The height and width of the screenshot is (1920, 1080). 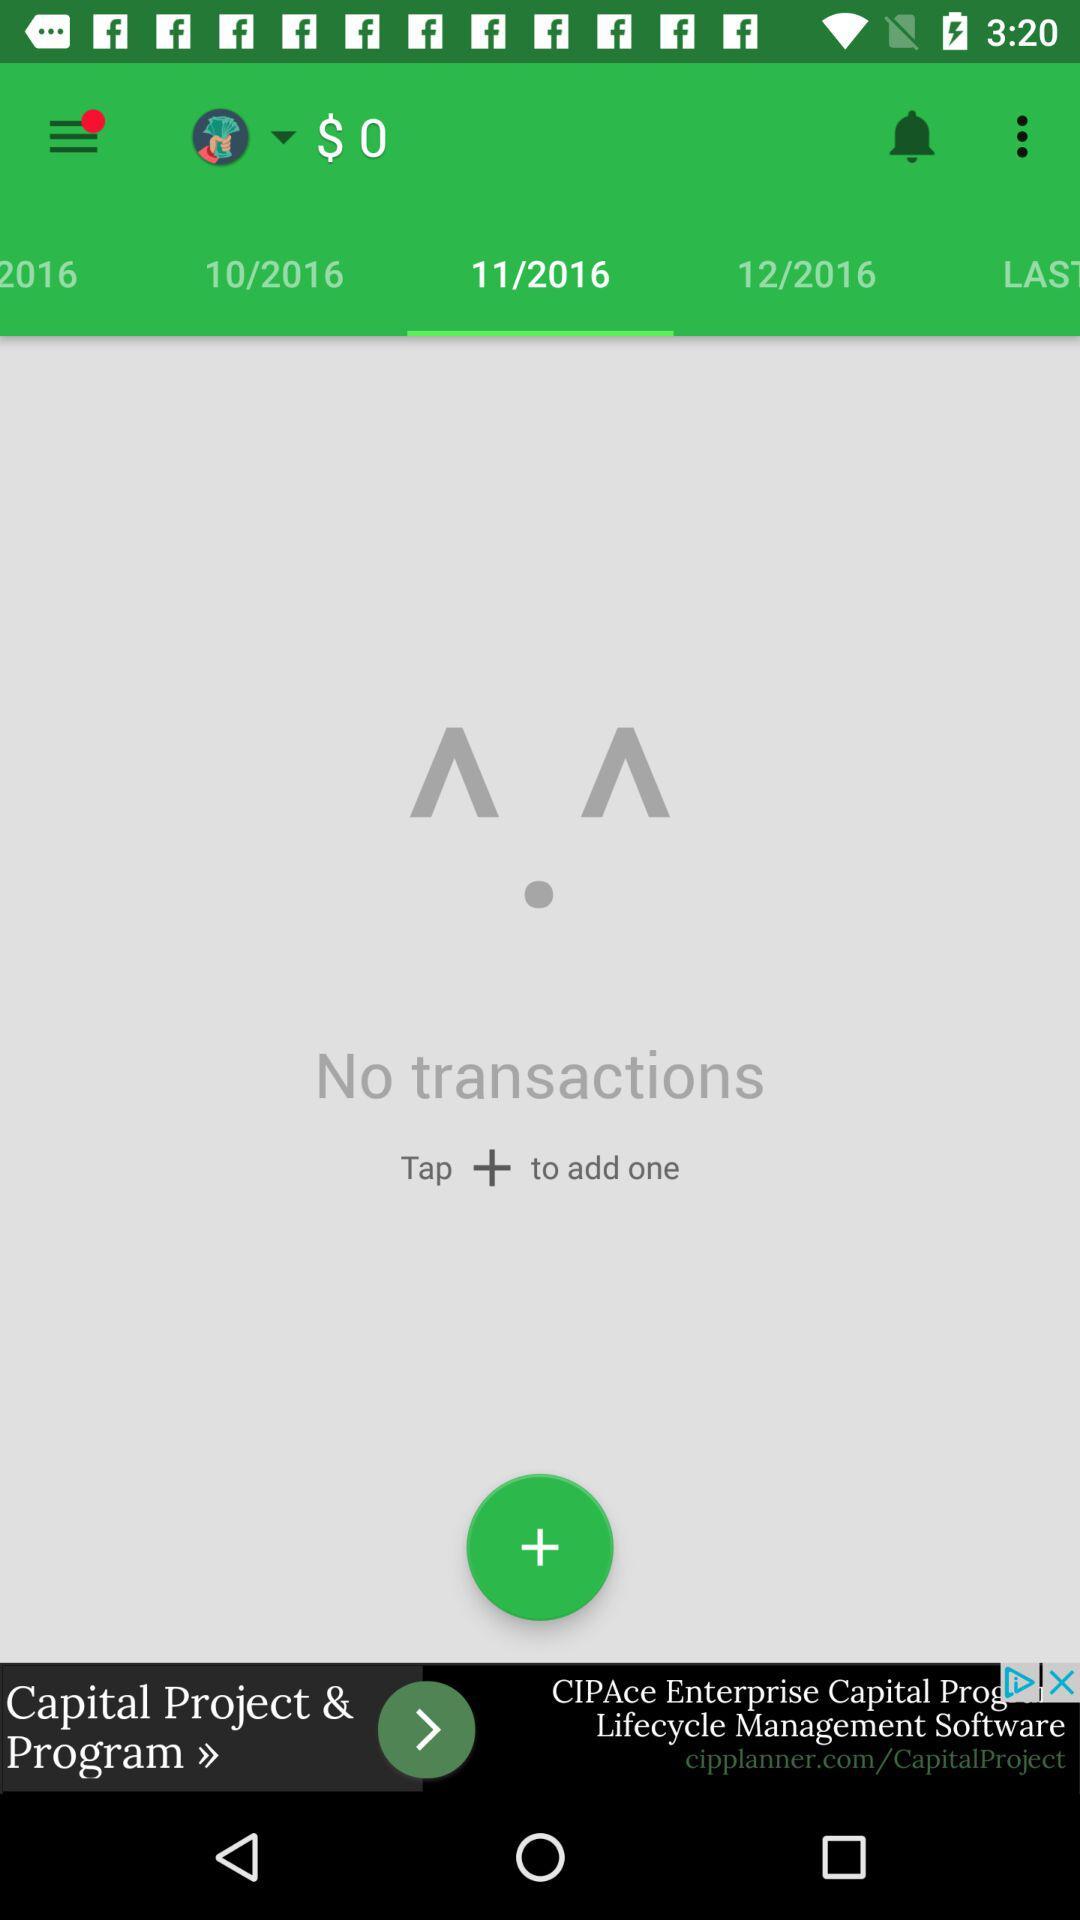 I want to click on menu icon, so click(x=72, y=135).